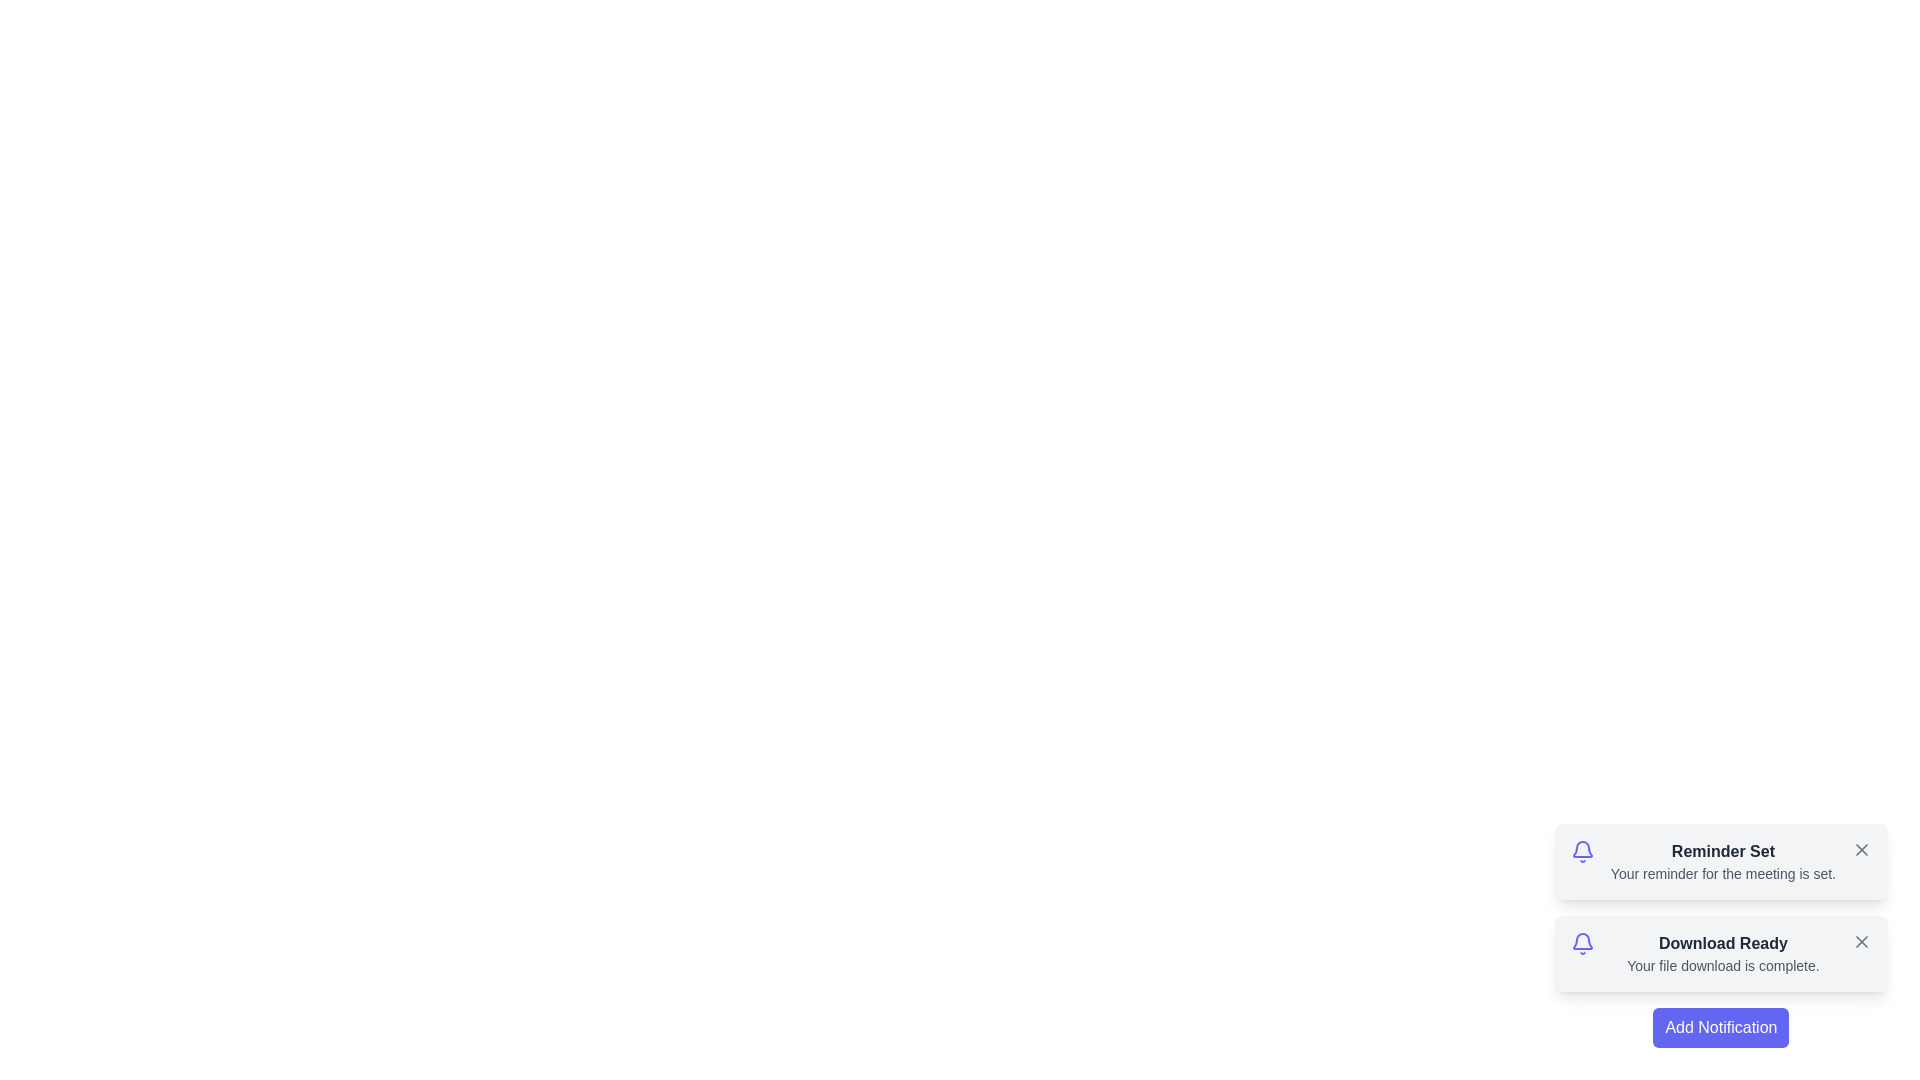 The height and width of the screenshot is (1080, 1920). Describe the element at coordinates (1581, 852) in the screenshot. I see `the indigo reminder notification icon located at the leftmost position within the notification card at the top` at that location.